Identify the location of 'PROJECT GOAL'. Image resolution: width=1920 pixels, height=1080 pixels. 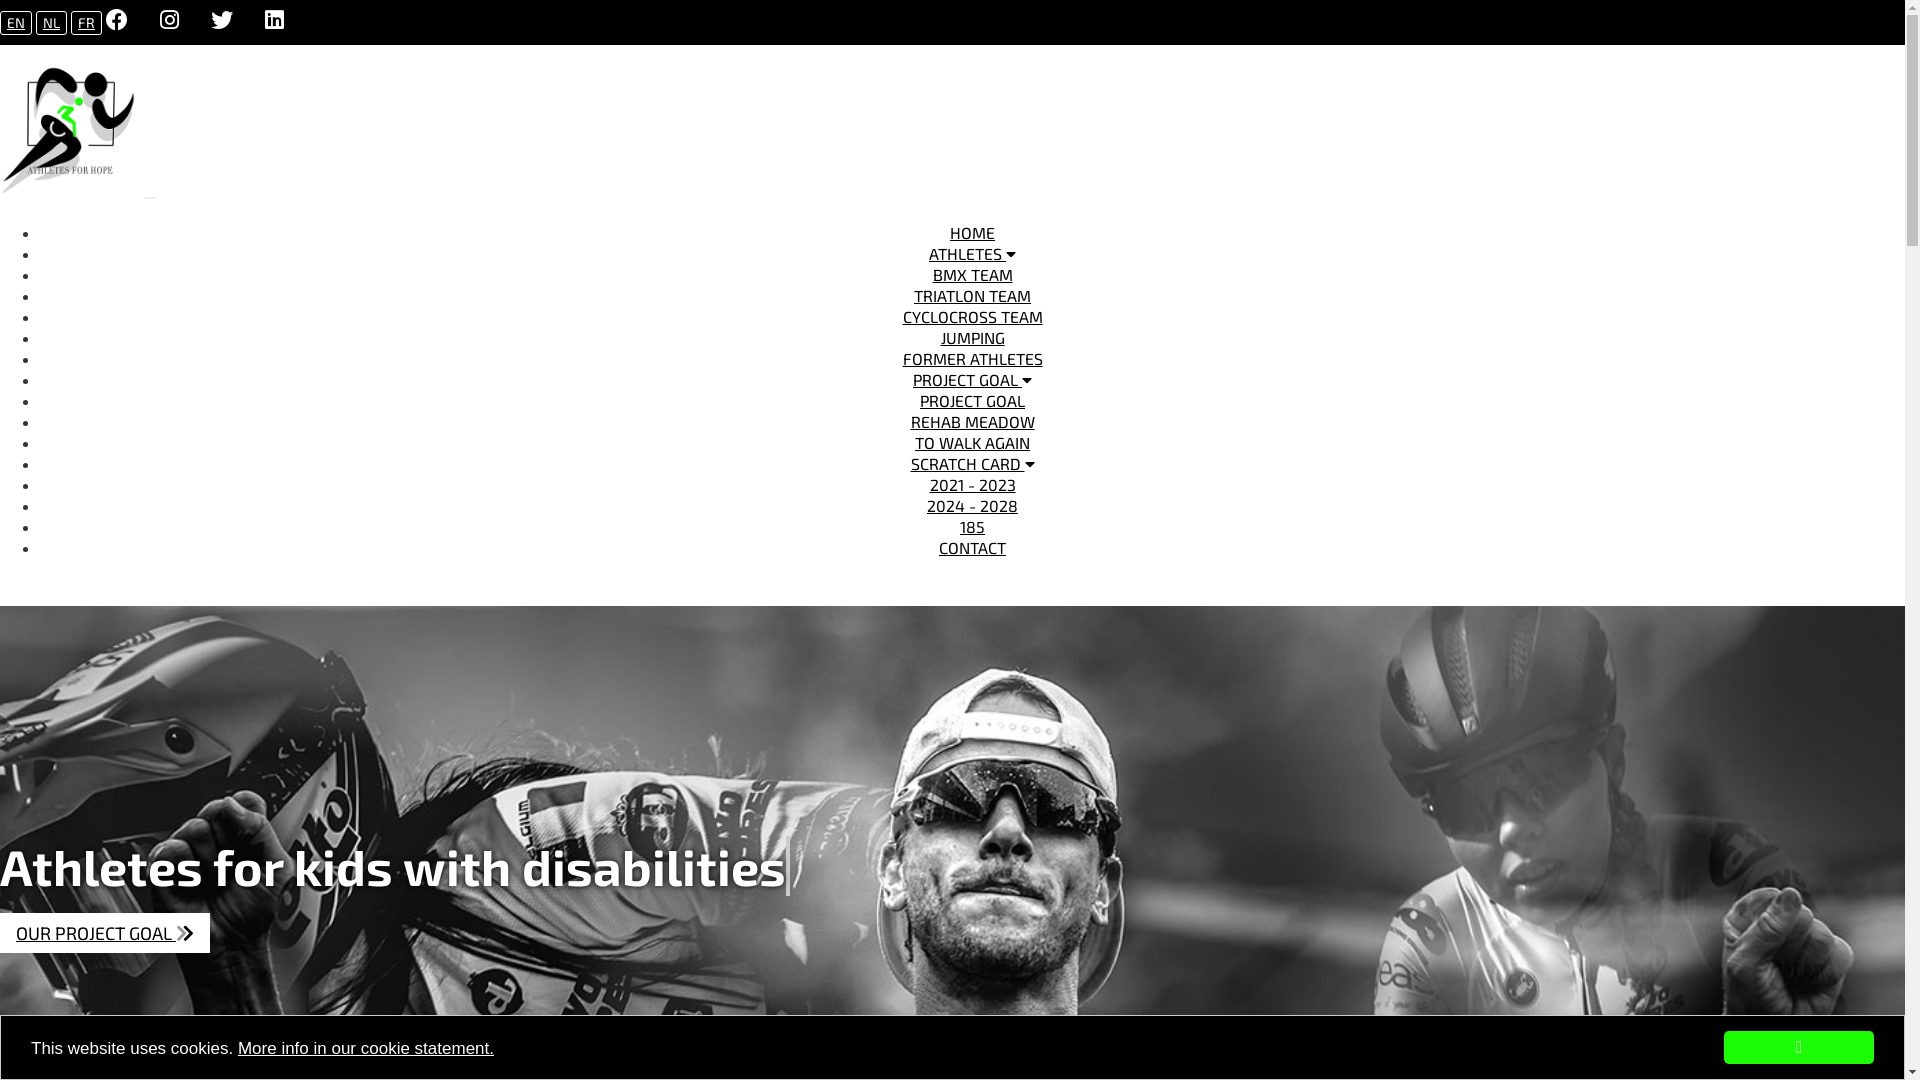
(972, 400).